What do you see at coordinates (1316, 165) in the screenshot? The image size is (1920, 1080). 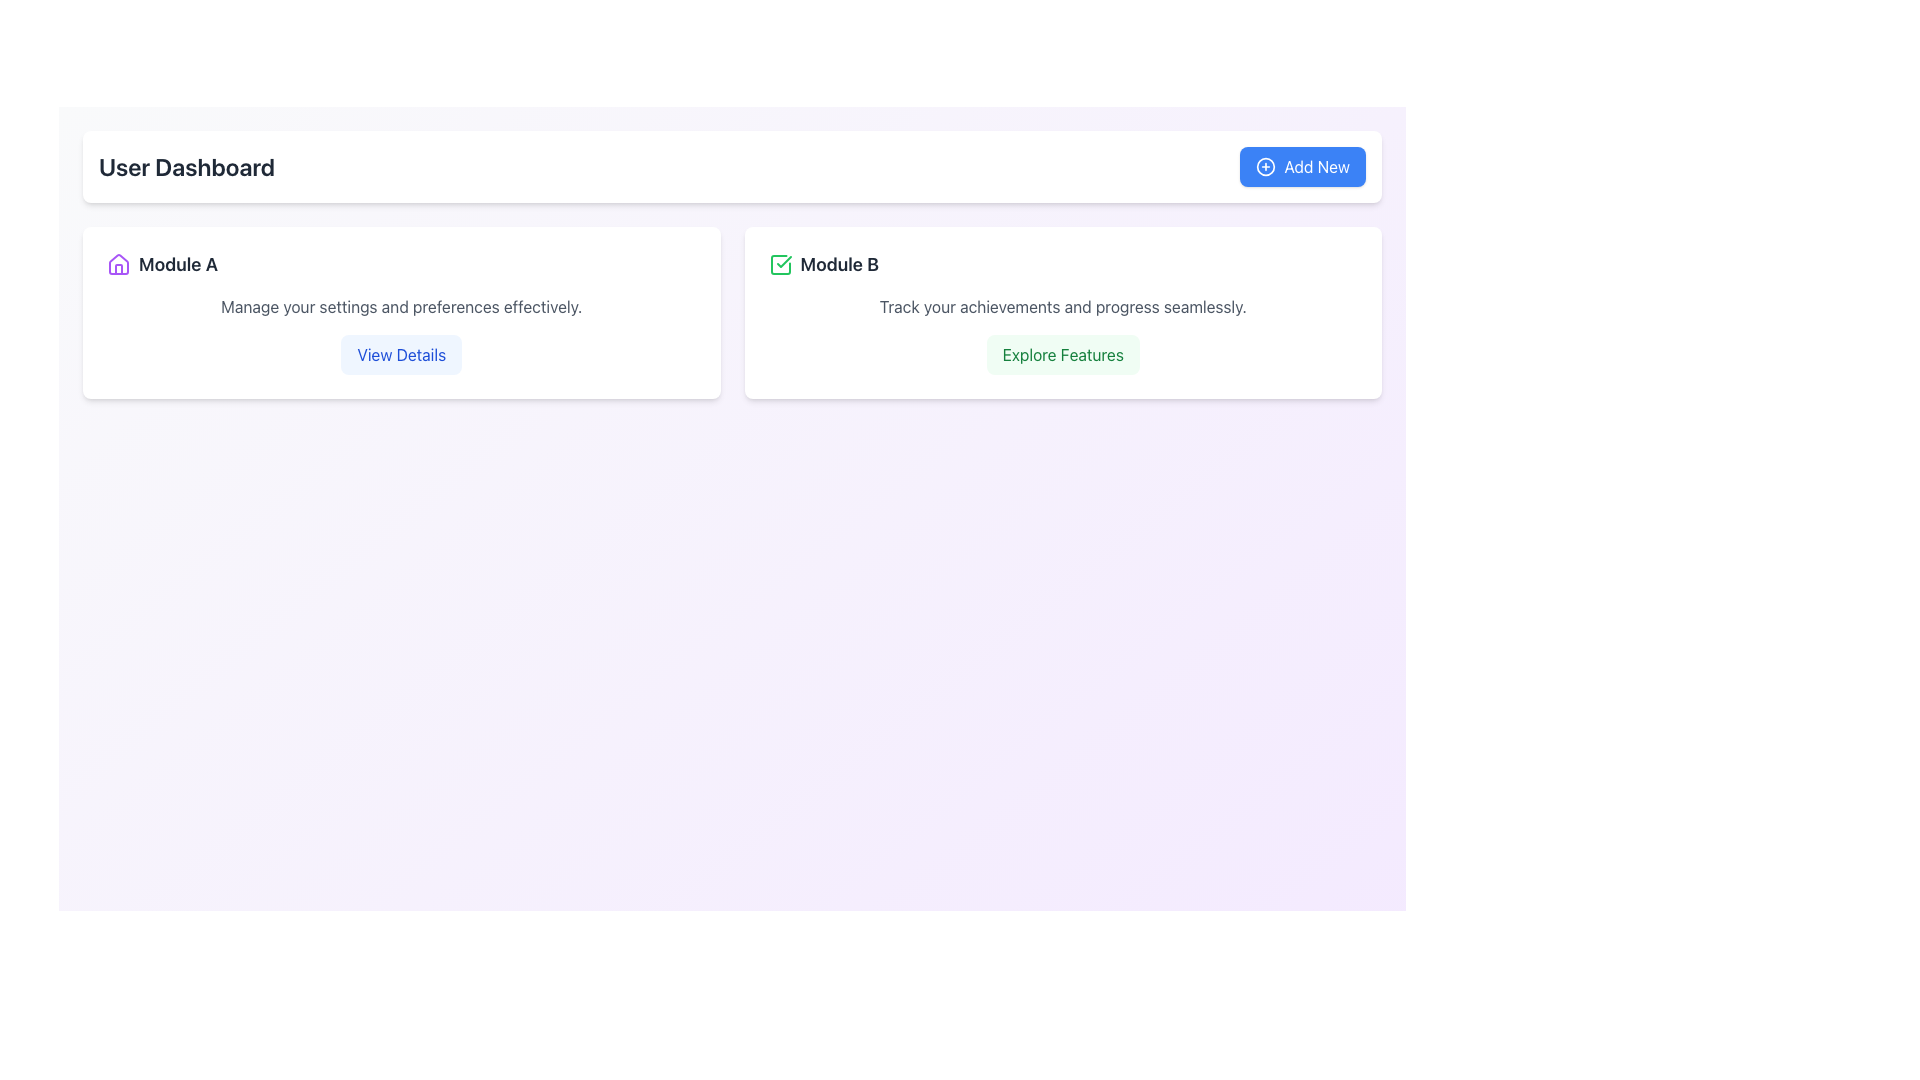 I see `the Text Label that serves as a label for the interactive button in the top-right corner of the interface to initiate its associated action` at bounding box center [1316, 165].